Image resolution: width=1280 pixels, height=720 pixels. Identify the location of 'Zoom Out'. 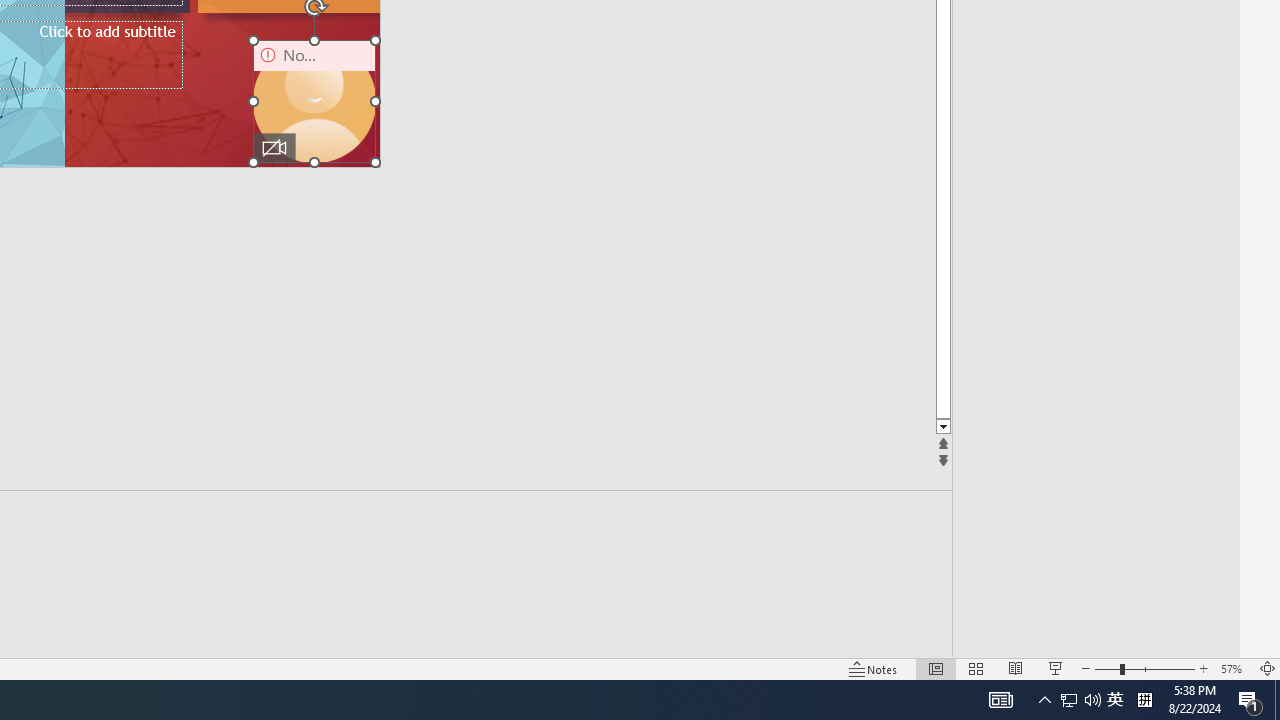
(1106, 669).